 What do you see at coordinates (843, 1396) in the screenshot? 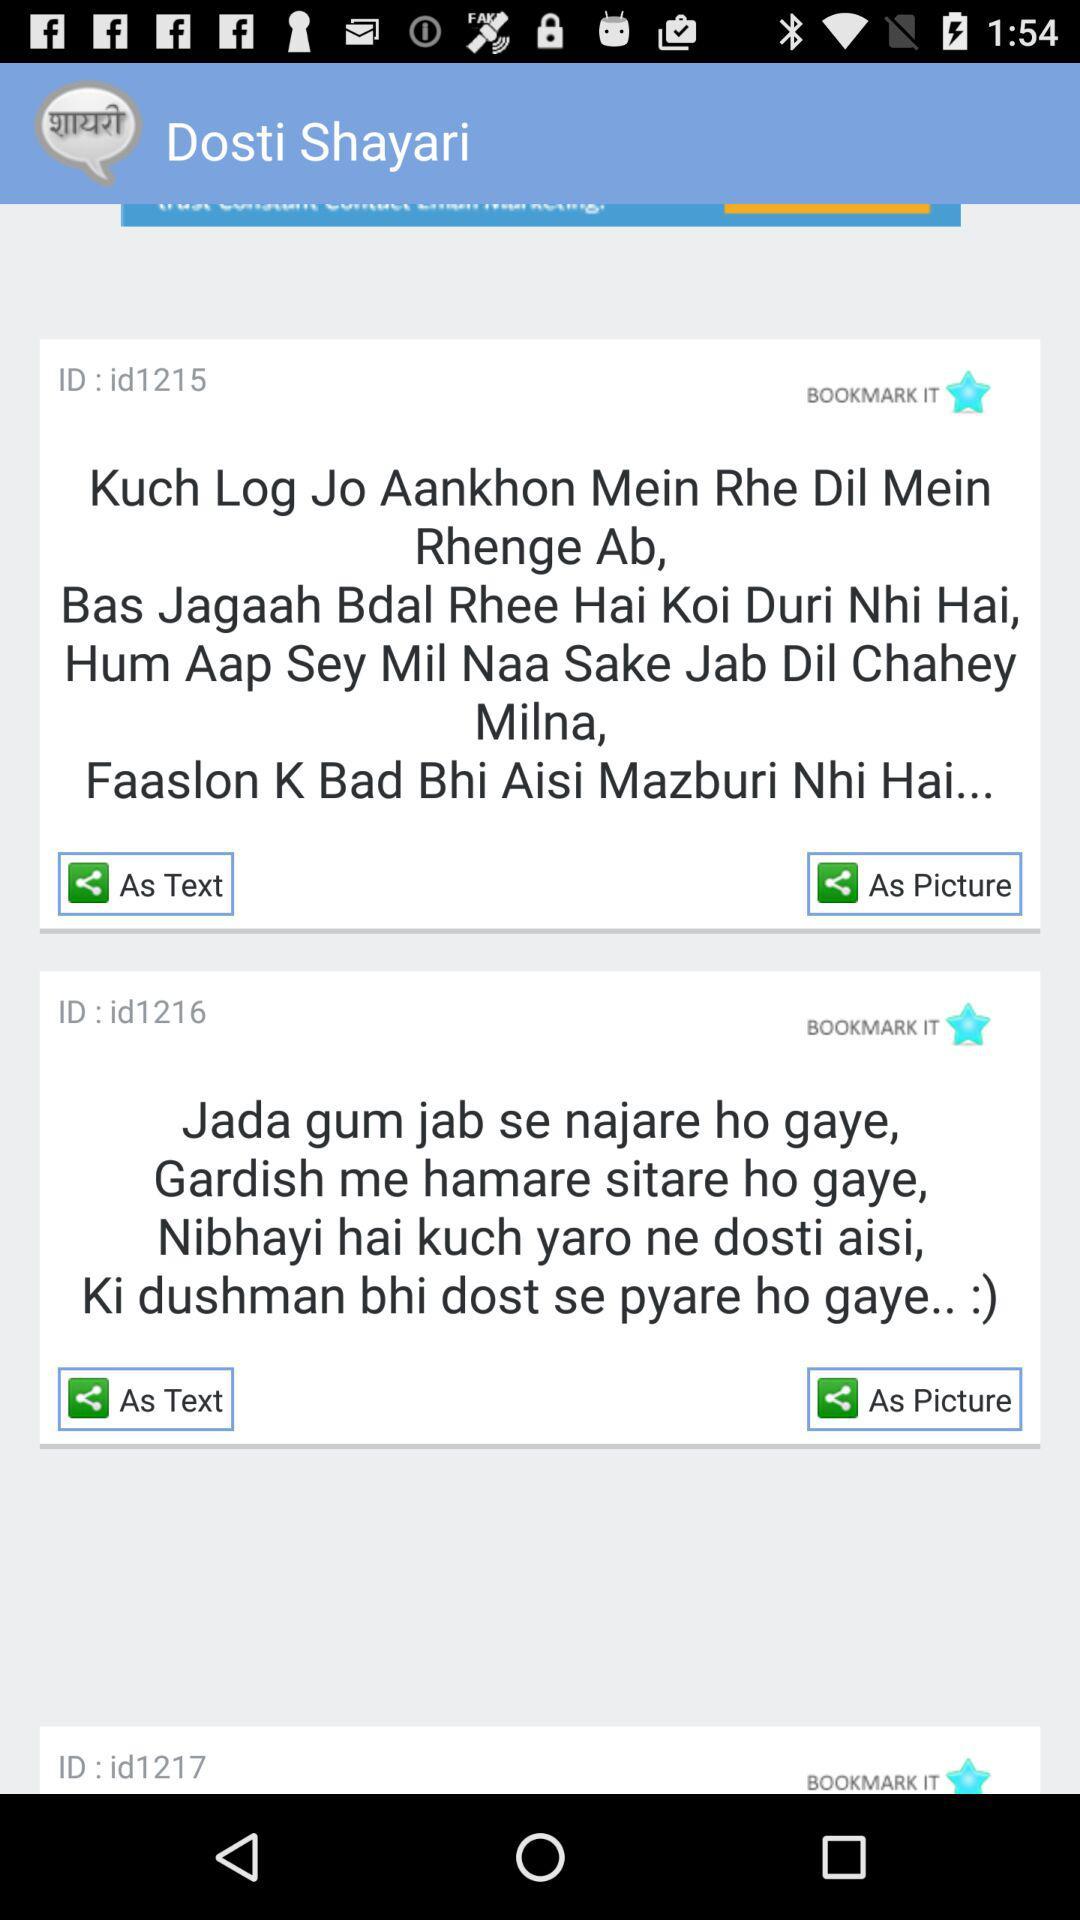
I see `the icon to the left of as picture item` at bounding box center [843, 1396].